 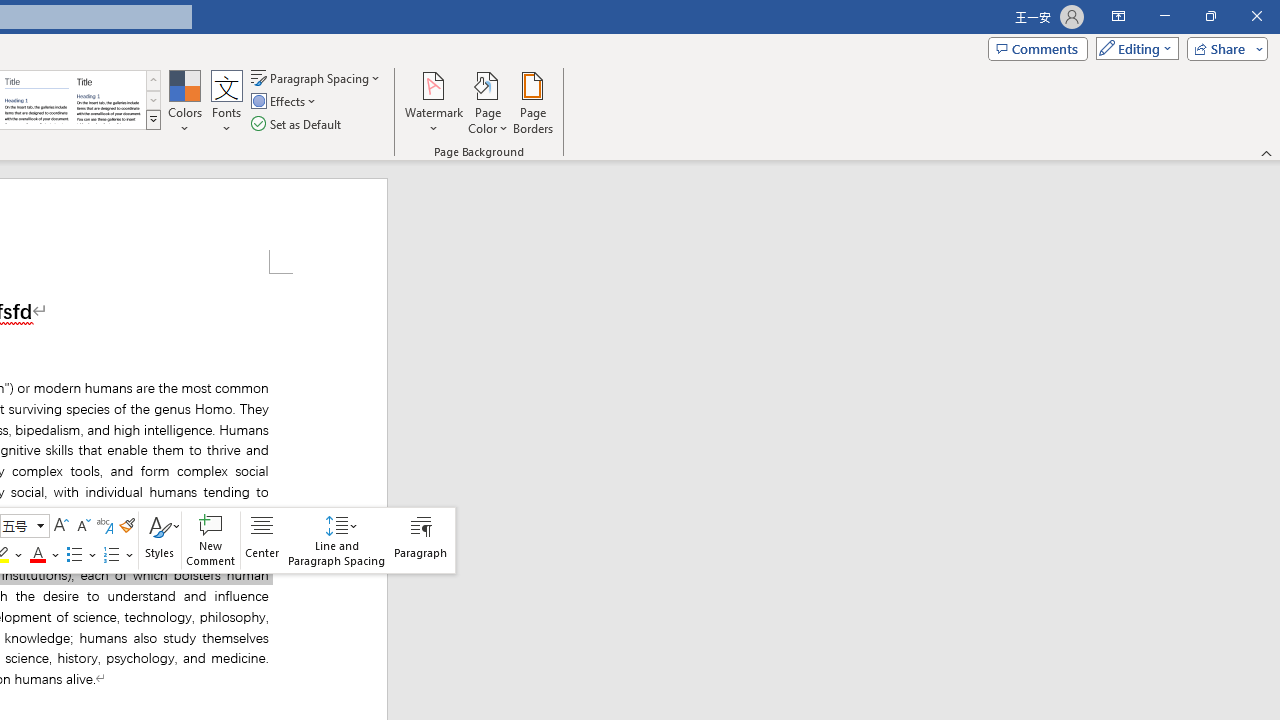 What do you see at coordinates (24, 524) in the screenshot?
I see `'Class: NetUIComboboxAnchor'` at bounding box center [24, 524].